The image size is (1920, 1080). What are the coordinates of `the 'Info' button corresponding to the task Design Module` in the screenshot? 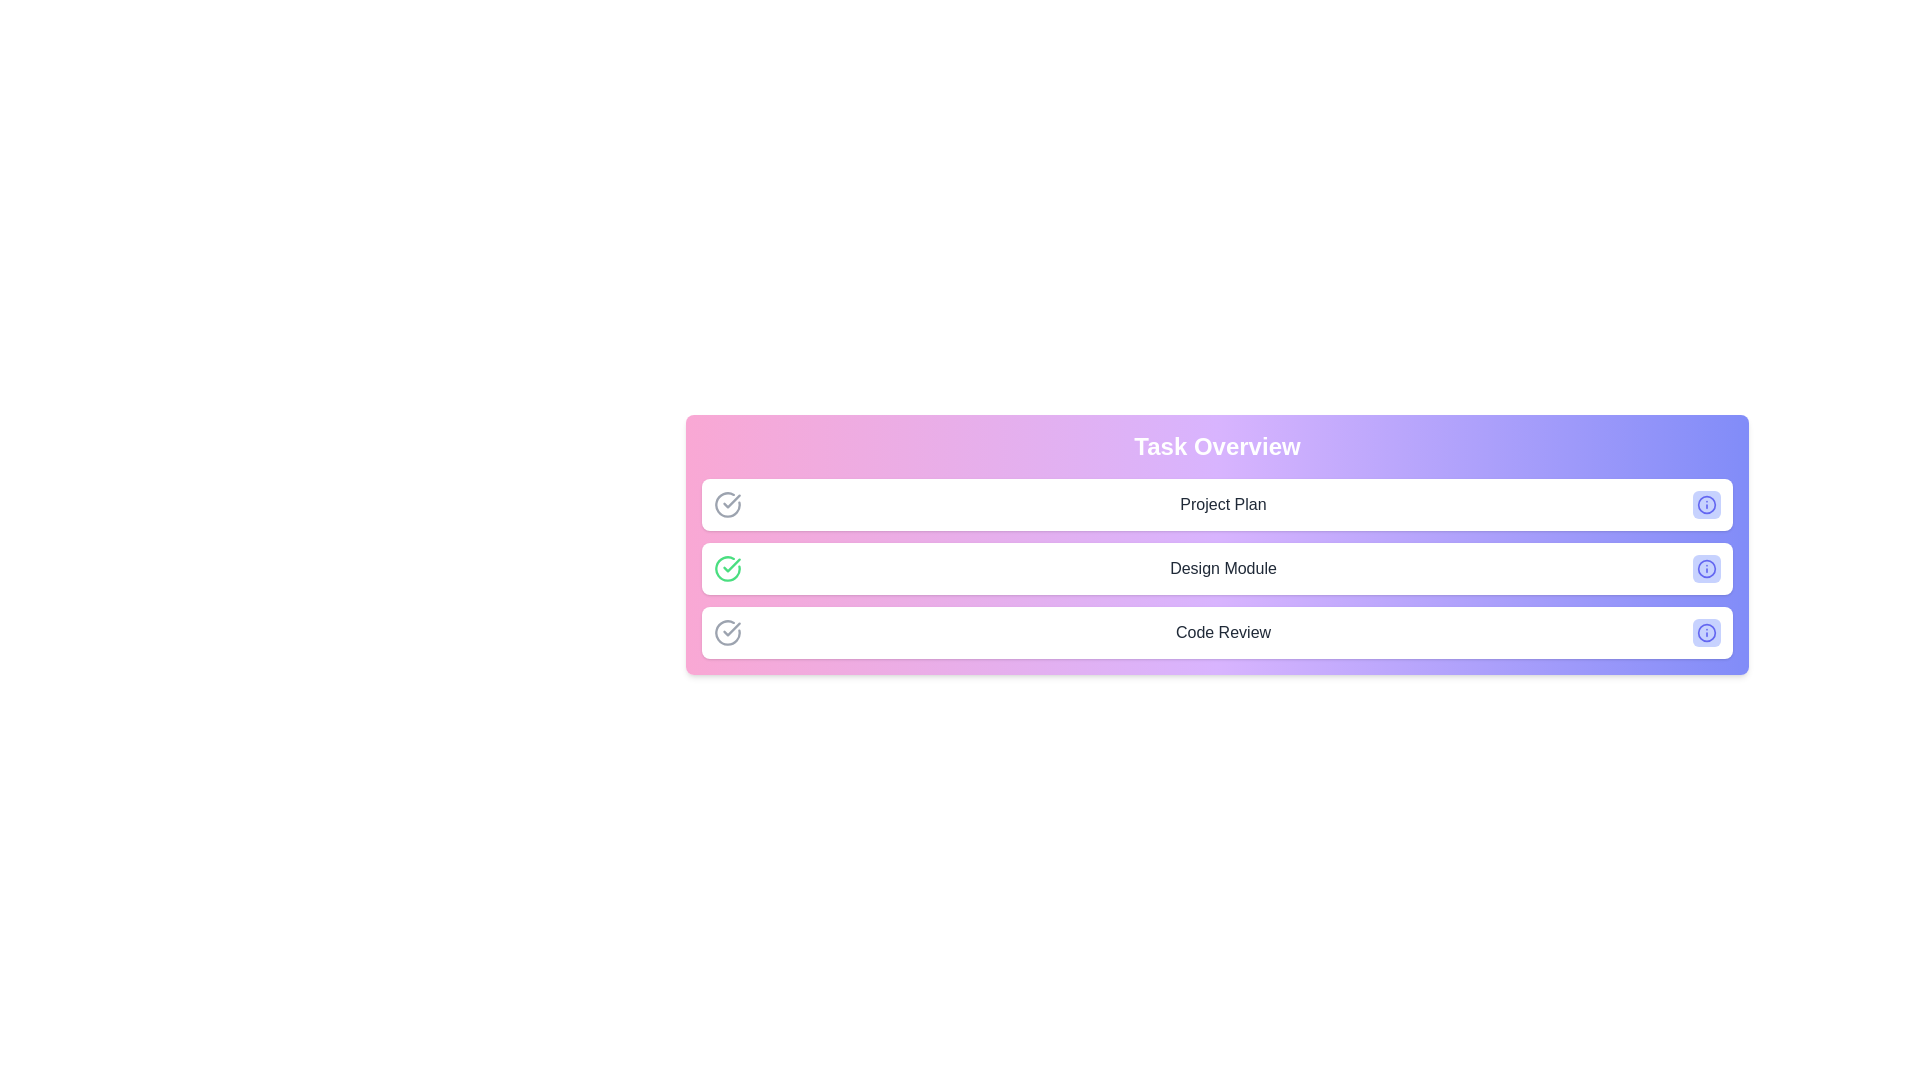 It's located at (1706, 569).